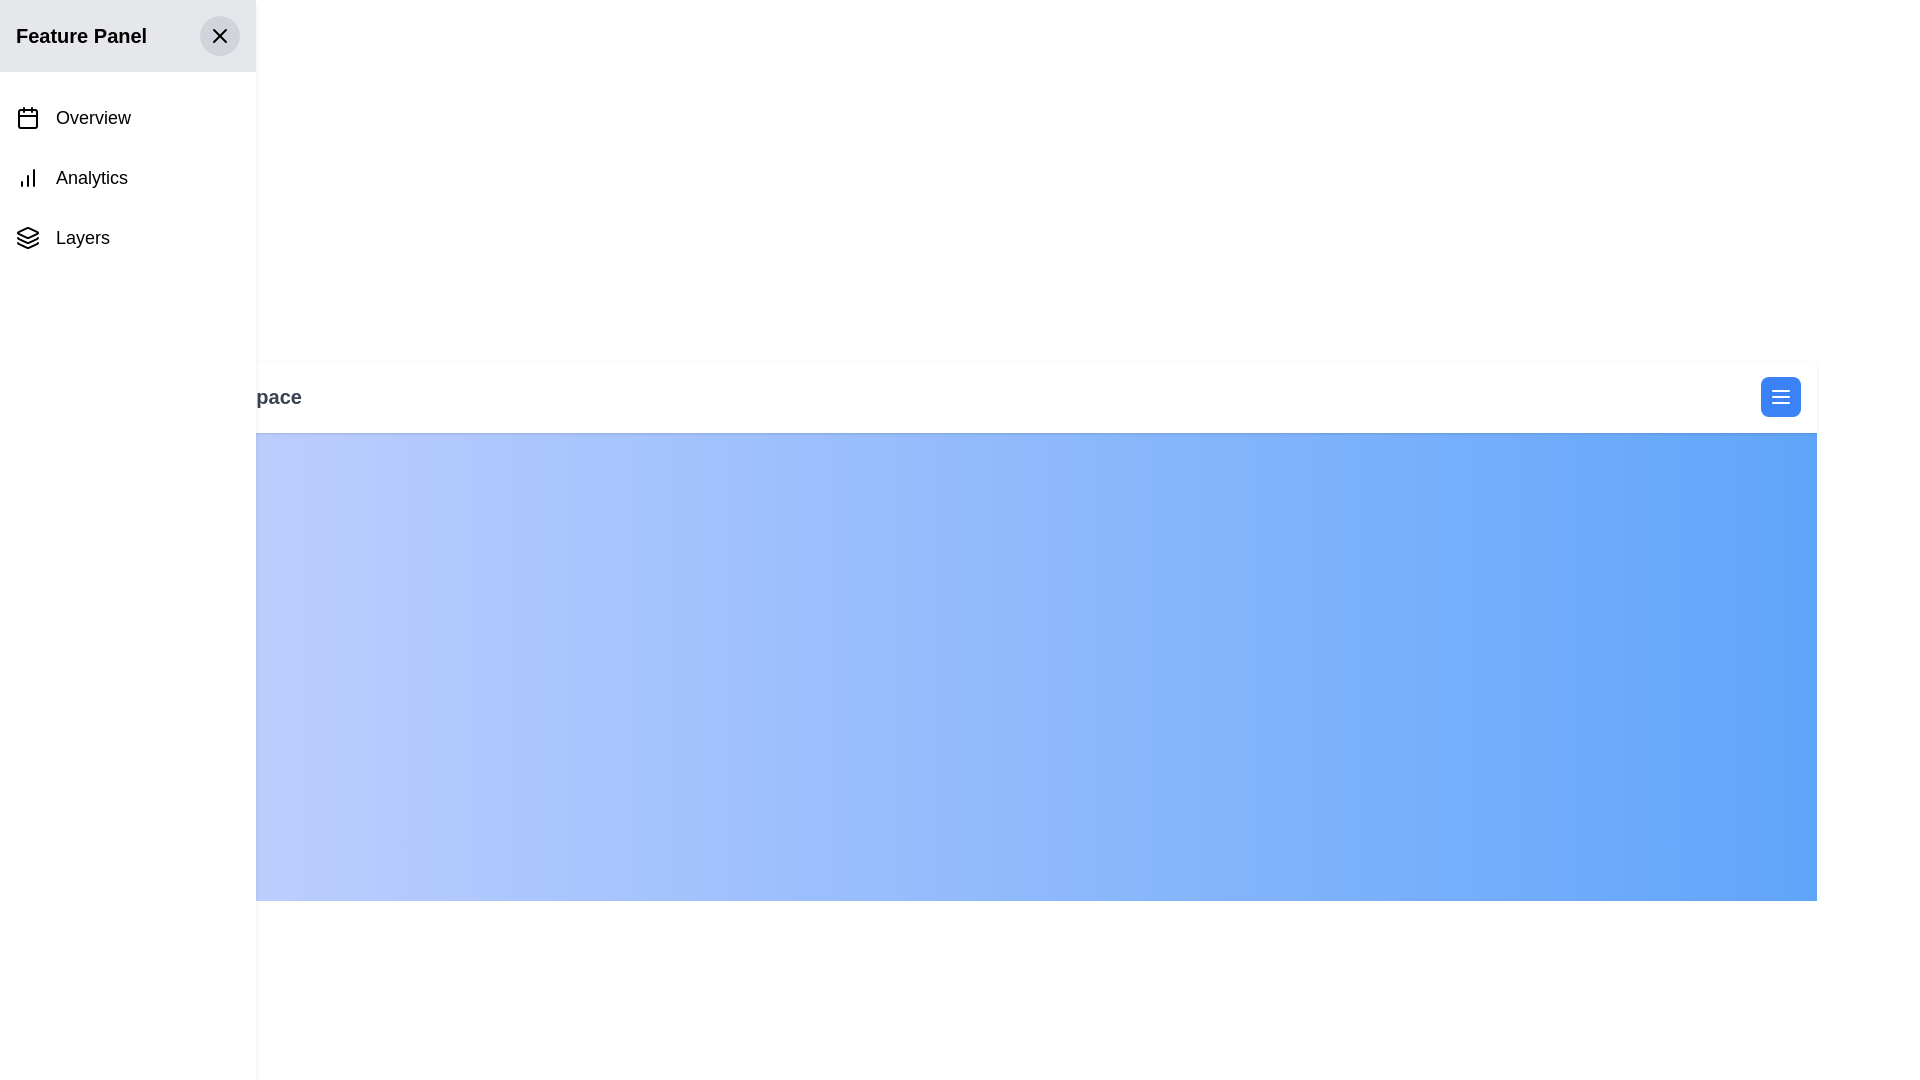 The height and width of the screenshot is (1080, 1920). What do you see at coordinates (92, 118) in the screenshot?
I see `the text of the 'Overview' label located in the vertical navigation bar on the left side of the interface, positioned below the calendar icon` at bounding box center [92, 118].